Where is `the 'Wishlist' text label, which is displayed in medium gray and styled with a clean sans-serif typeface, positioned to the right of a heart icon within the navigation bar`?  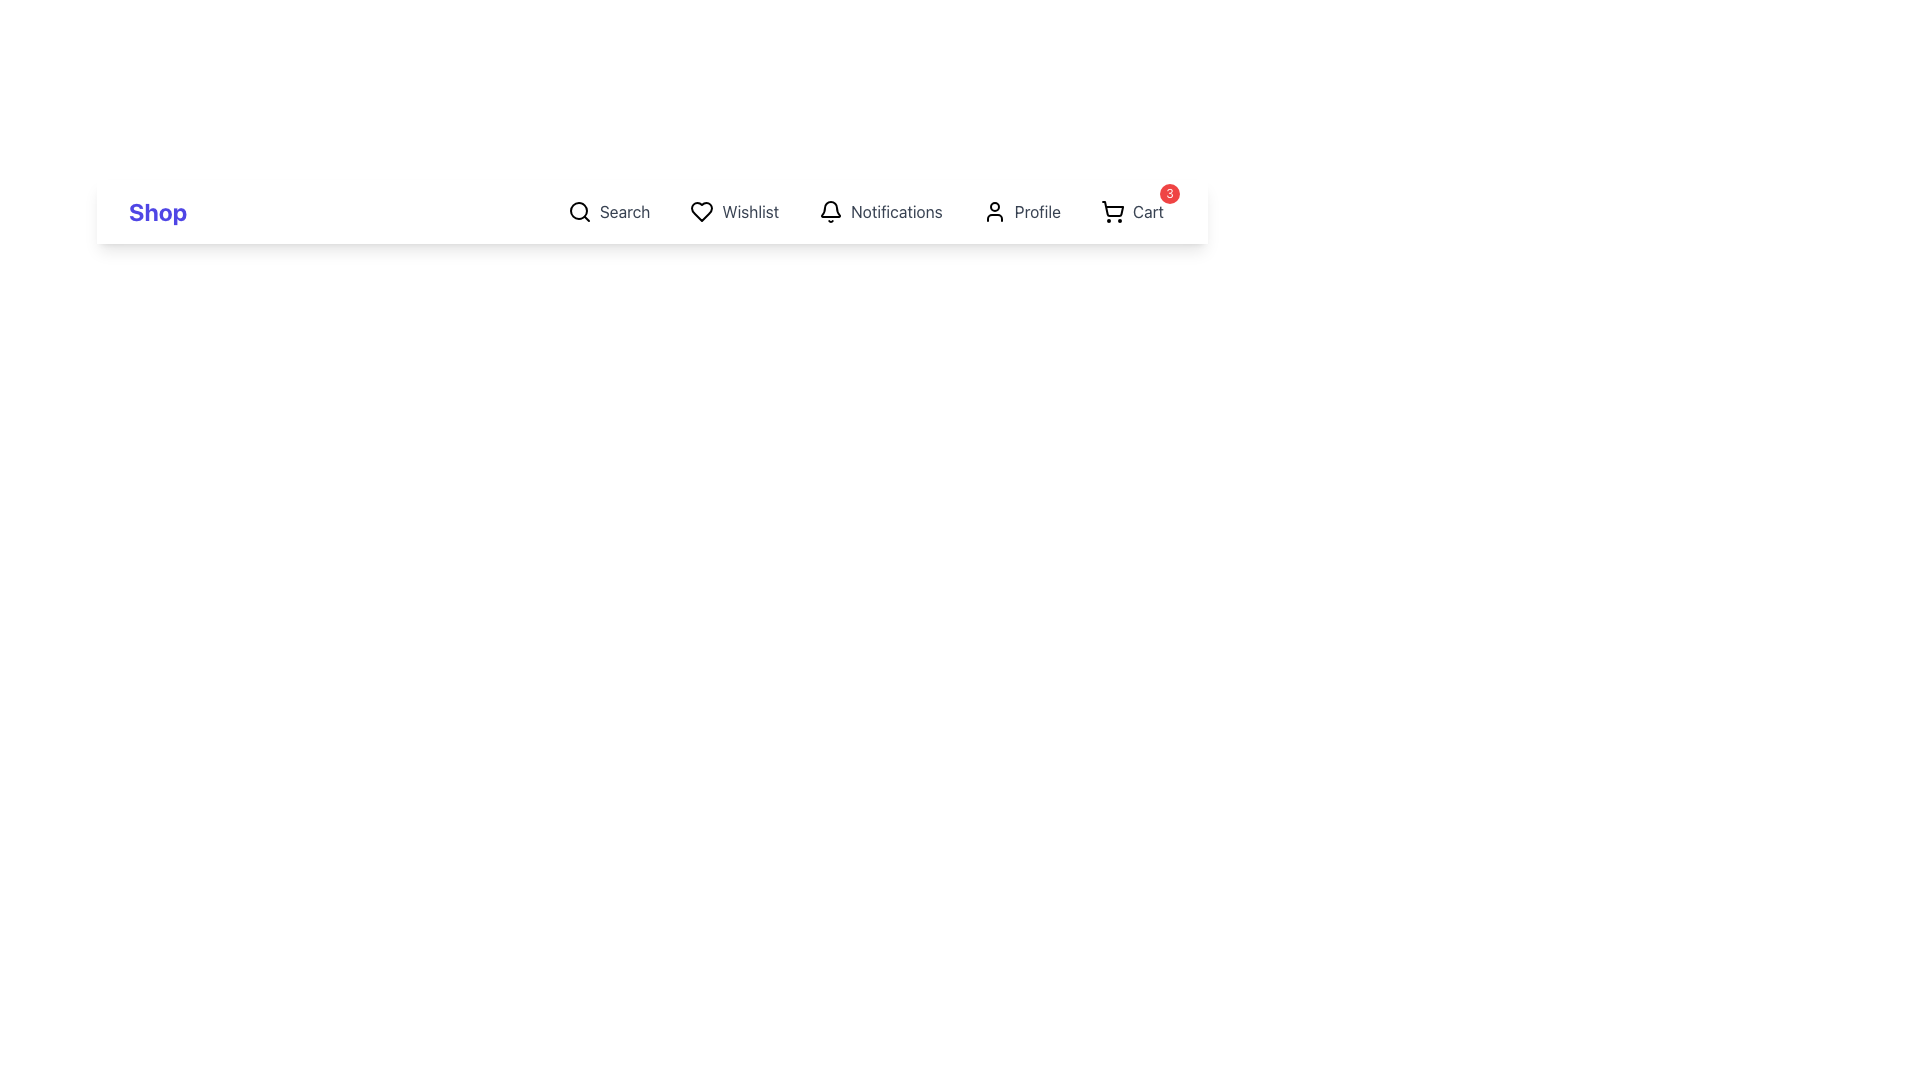 the 'Wishlist' text label, which is displayed in medium gray and styled with a clean sans-serif typeface, positioned to the right of a heart icon within the navigation bar is located at coordinates (749, 212).